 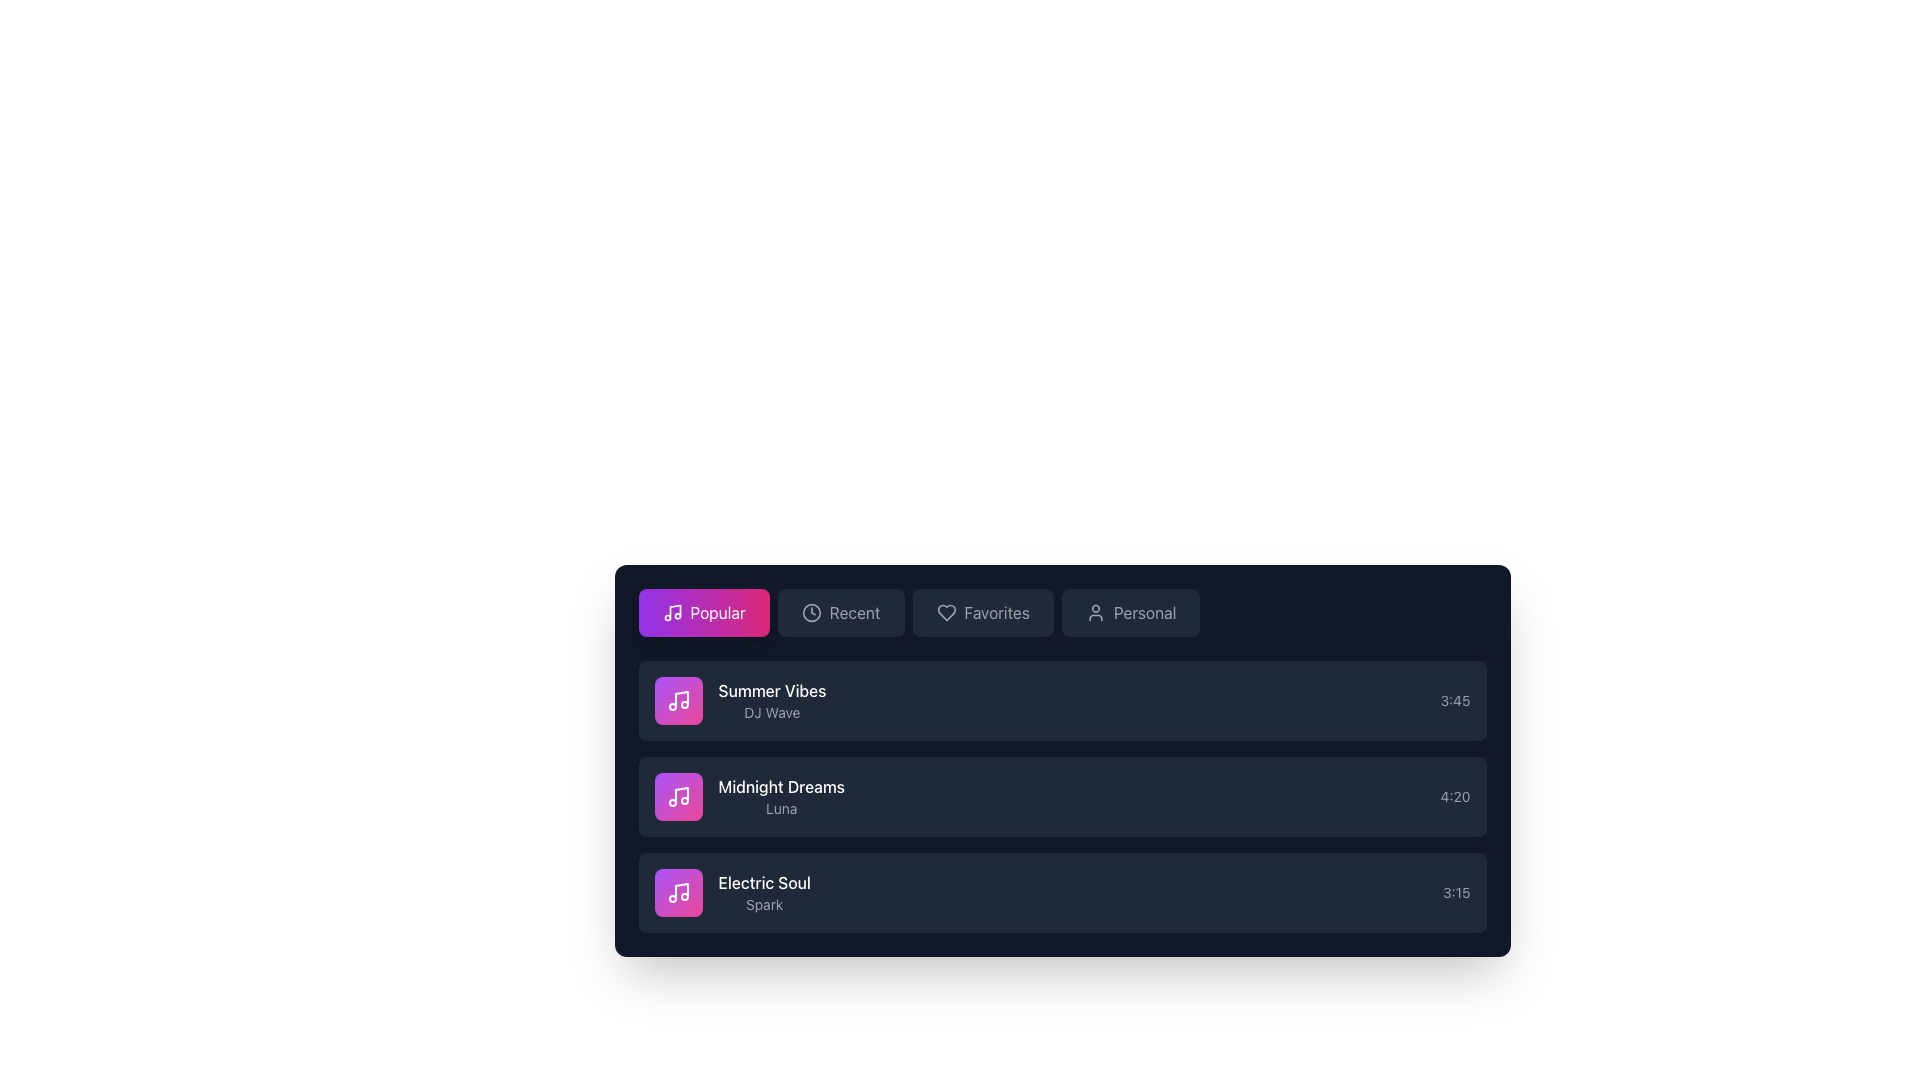 I want to click on the vibrant gradient-filled square with rounded corners featuring a white music note icon, so click(x=678, y=892).